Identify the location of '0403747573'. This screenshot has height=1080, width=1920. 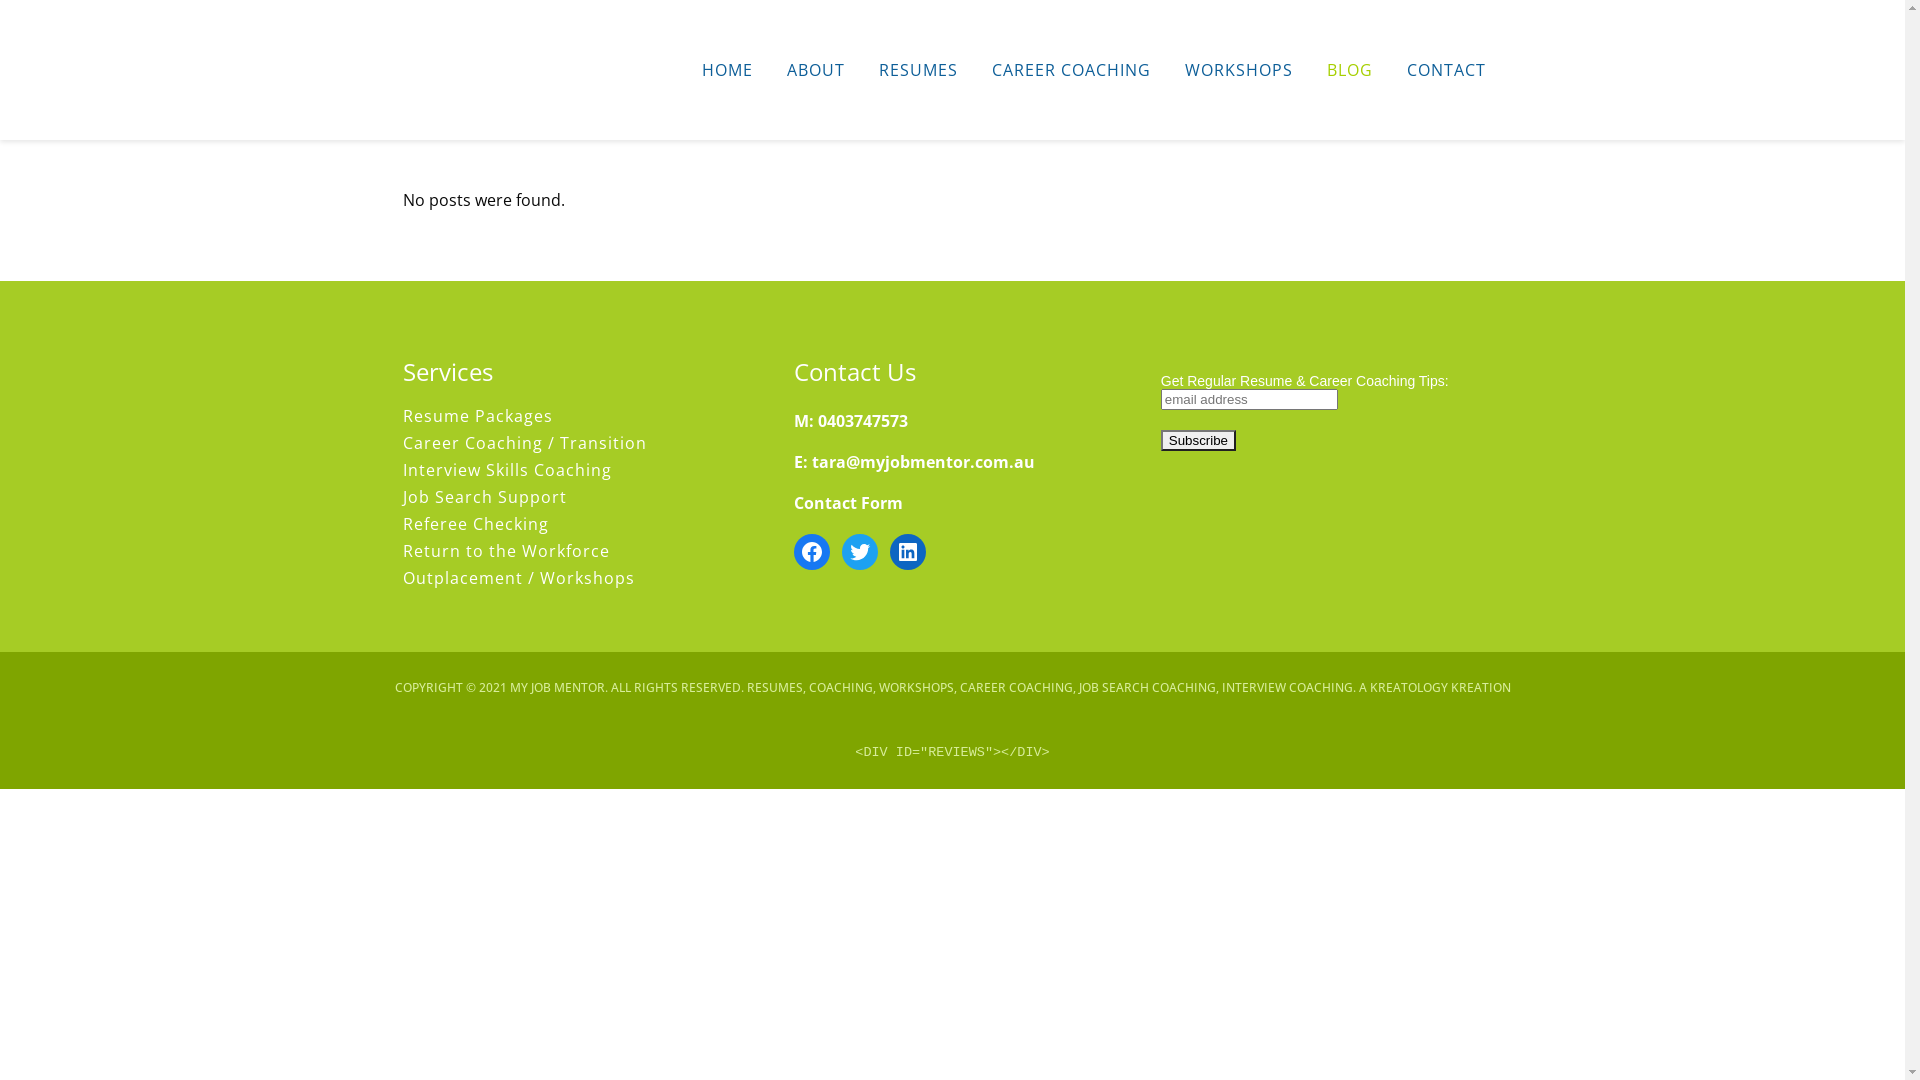
(863, 419).